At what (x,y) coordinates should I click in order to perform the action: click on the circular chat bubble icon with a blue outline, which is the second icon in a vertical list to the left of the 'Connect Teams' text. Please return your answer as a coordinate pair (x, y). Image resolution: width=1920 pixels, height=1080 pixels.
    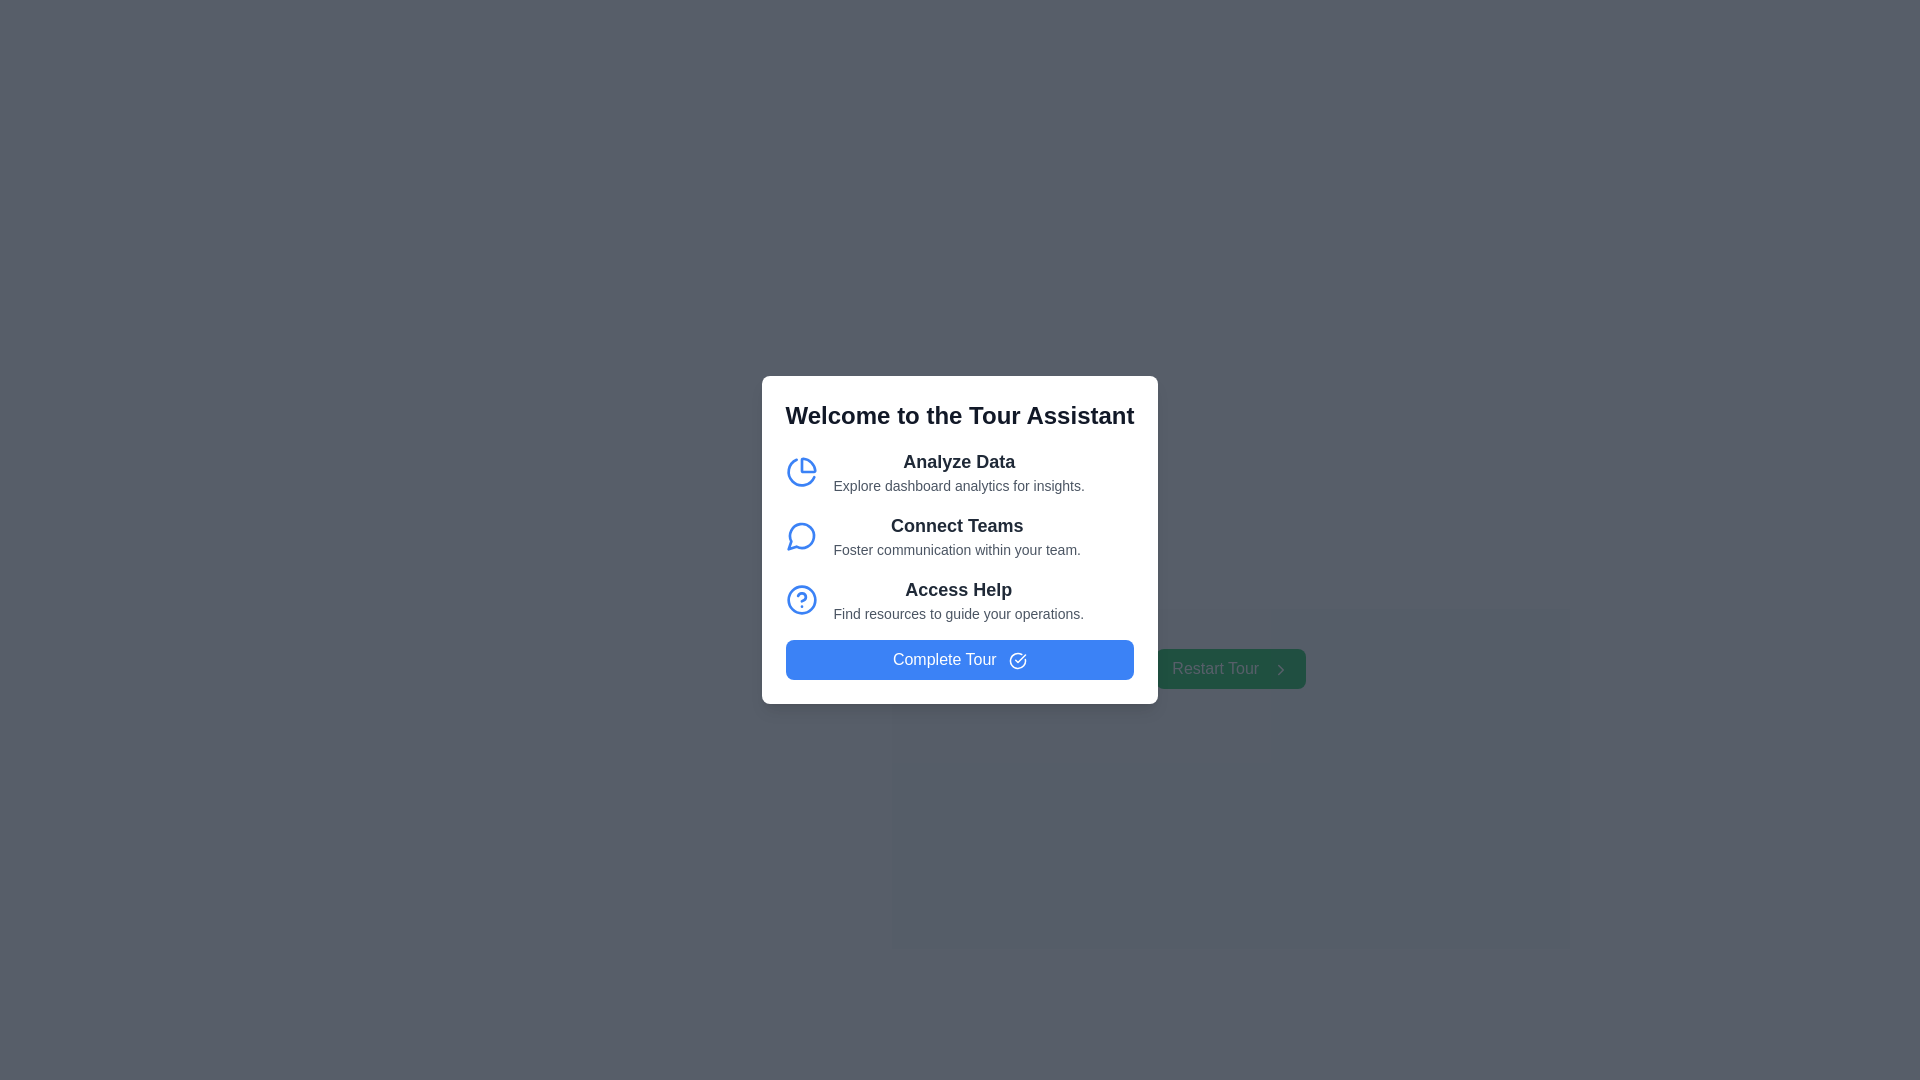
    Looking at the image, I should click on (800, 535).